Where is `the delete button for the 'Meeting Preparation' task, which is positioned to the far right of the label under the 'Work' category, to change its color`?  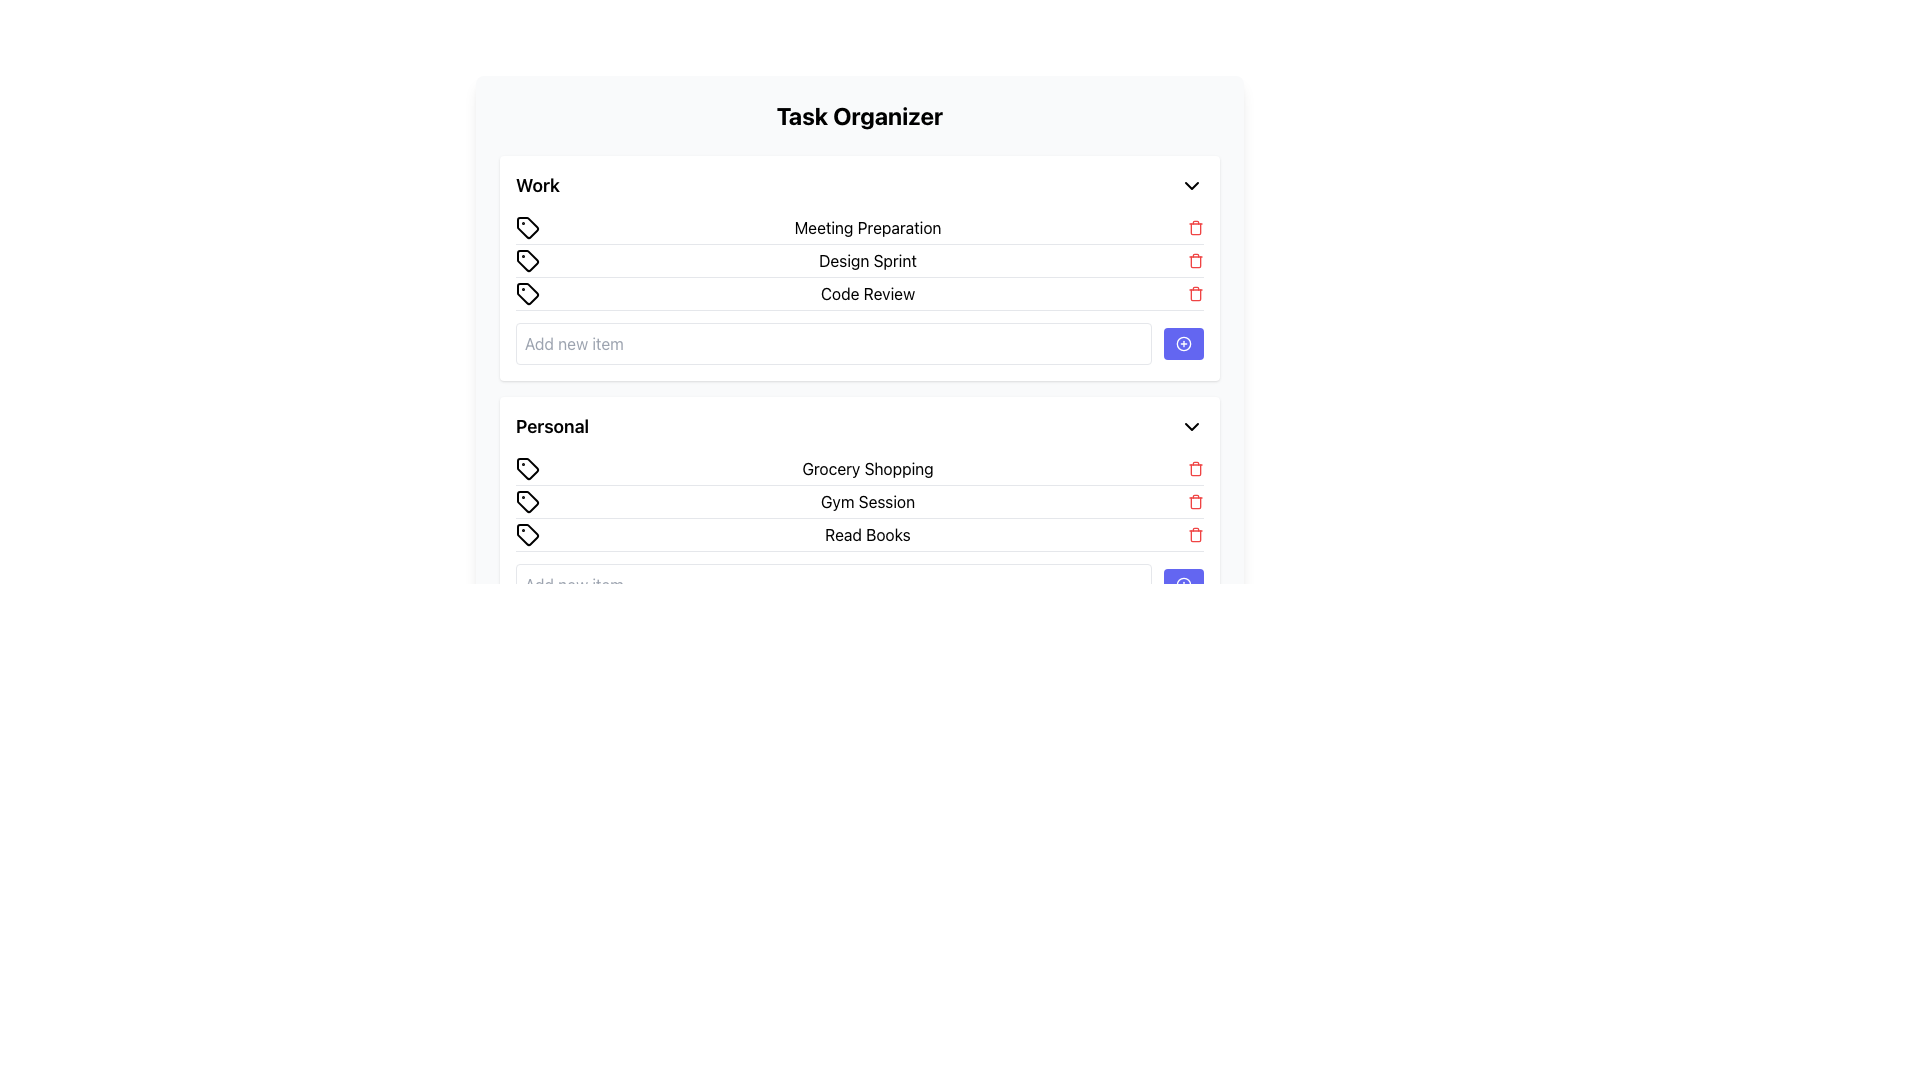
the delete button for the 'Meeting Preparation' task, which is positioned to the far right of the label under the 'Work' category, to change its color is located at coordinates (1195, 226).